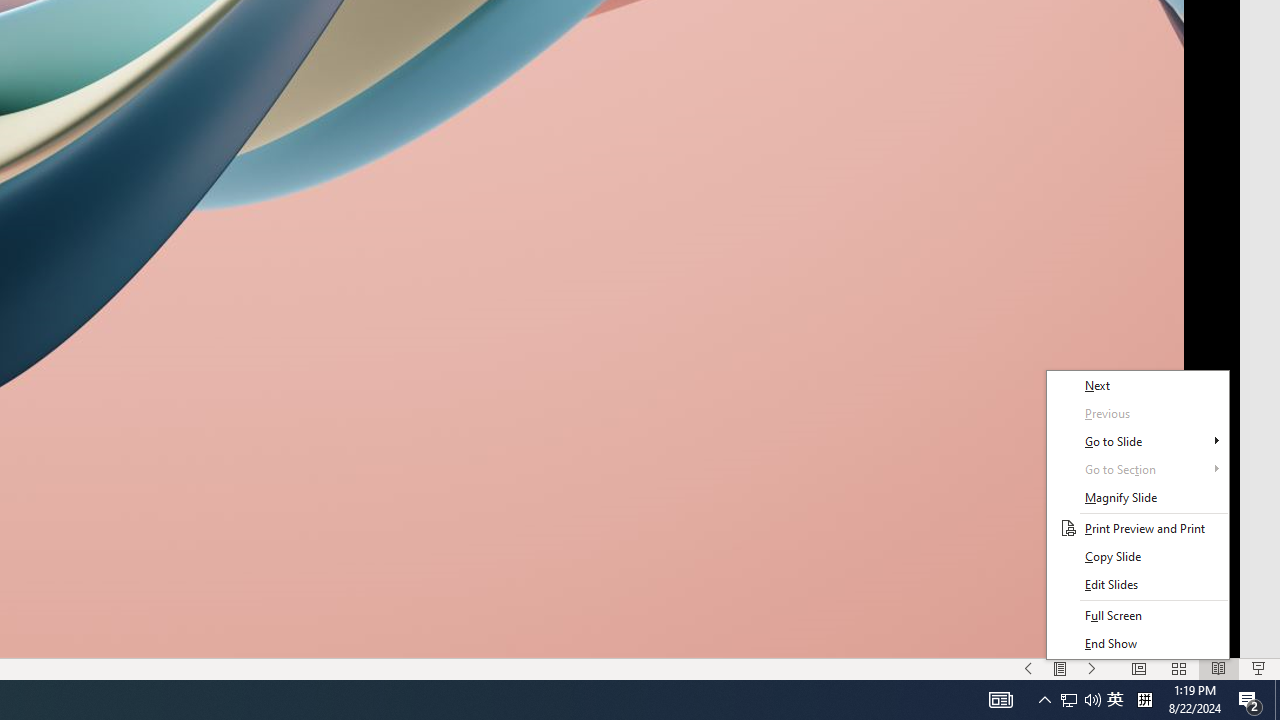  Describe the element at coordinates (1137, 514) in the screenshot. I see `'Class: NetUITWMenuContainer'` at that location.